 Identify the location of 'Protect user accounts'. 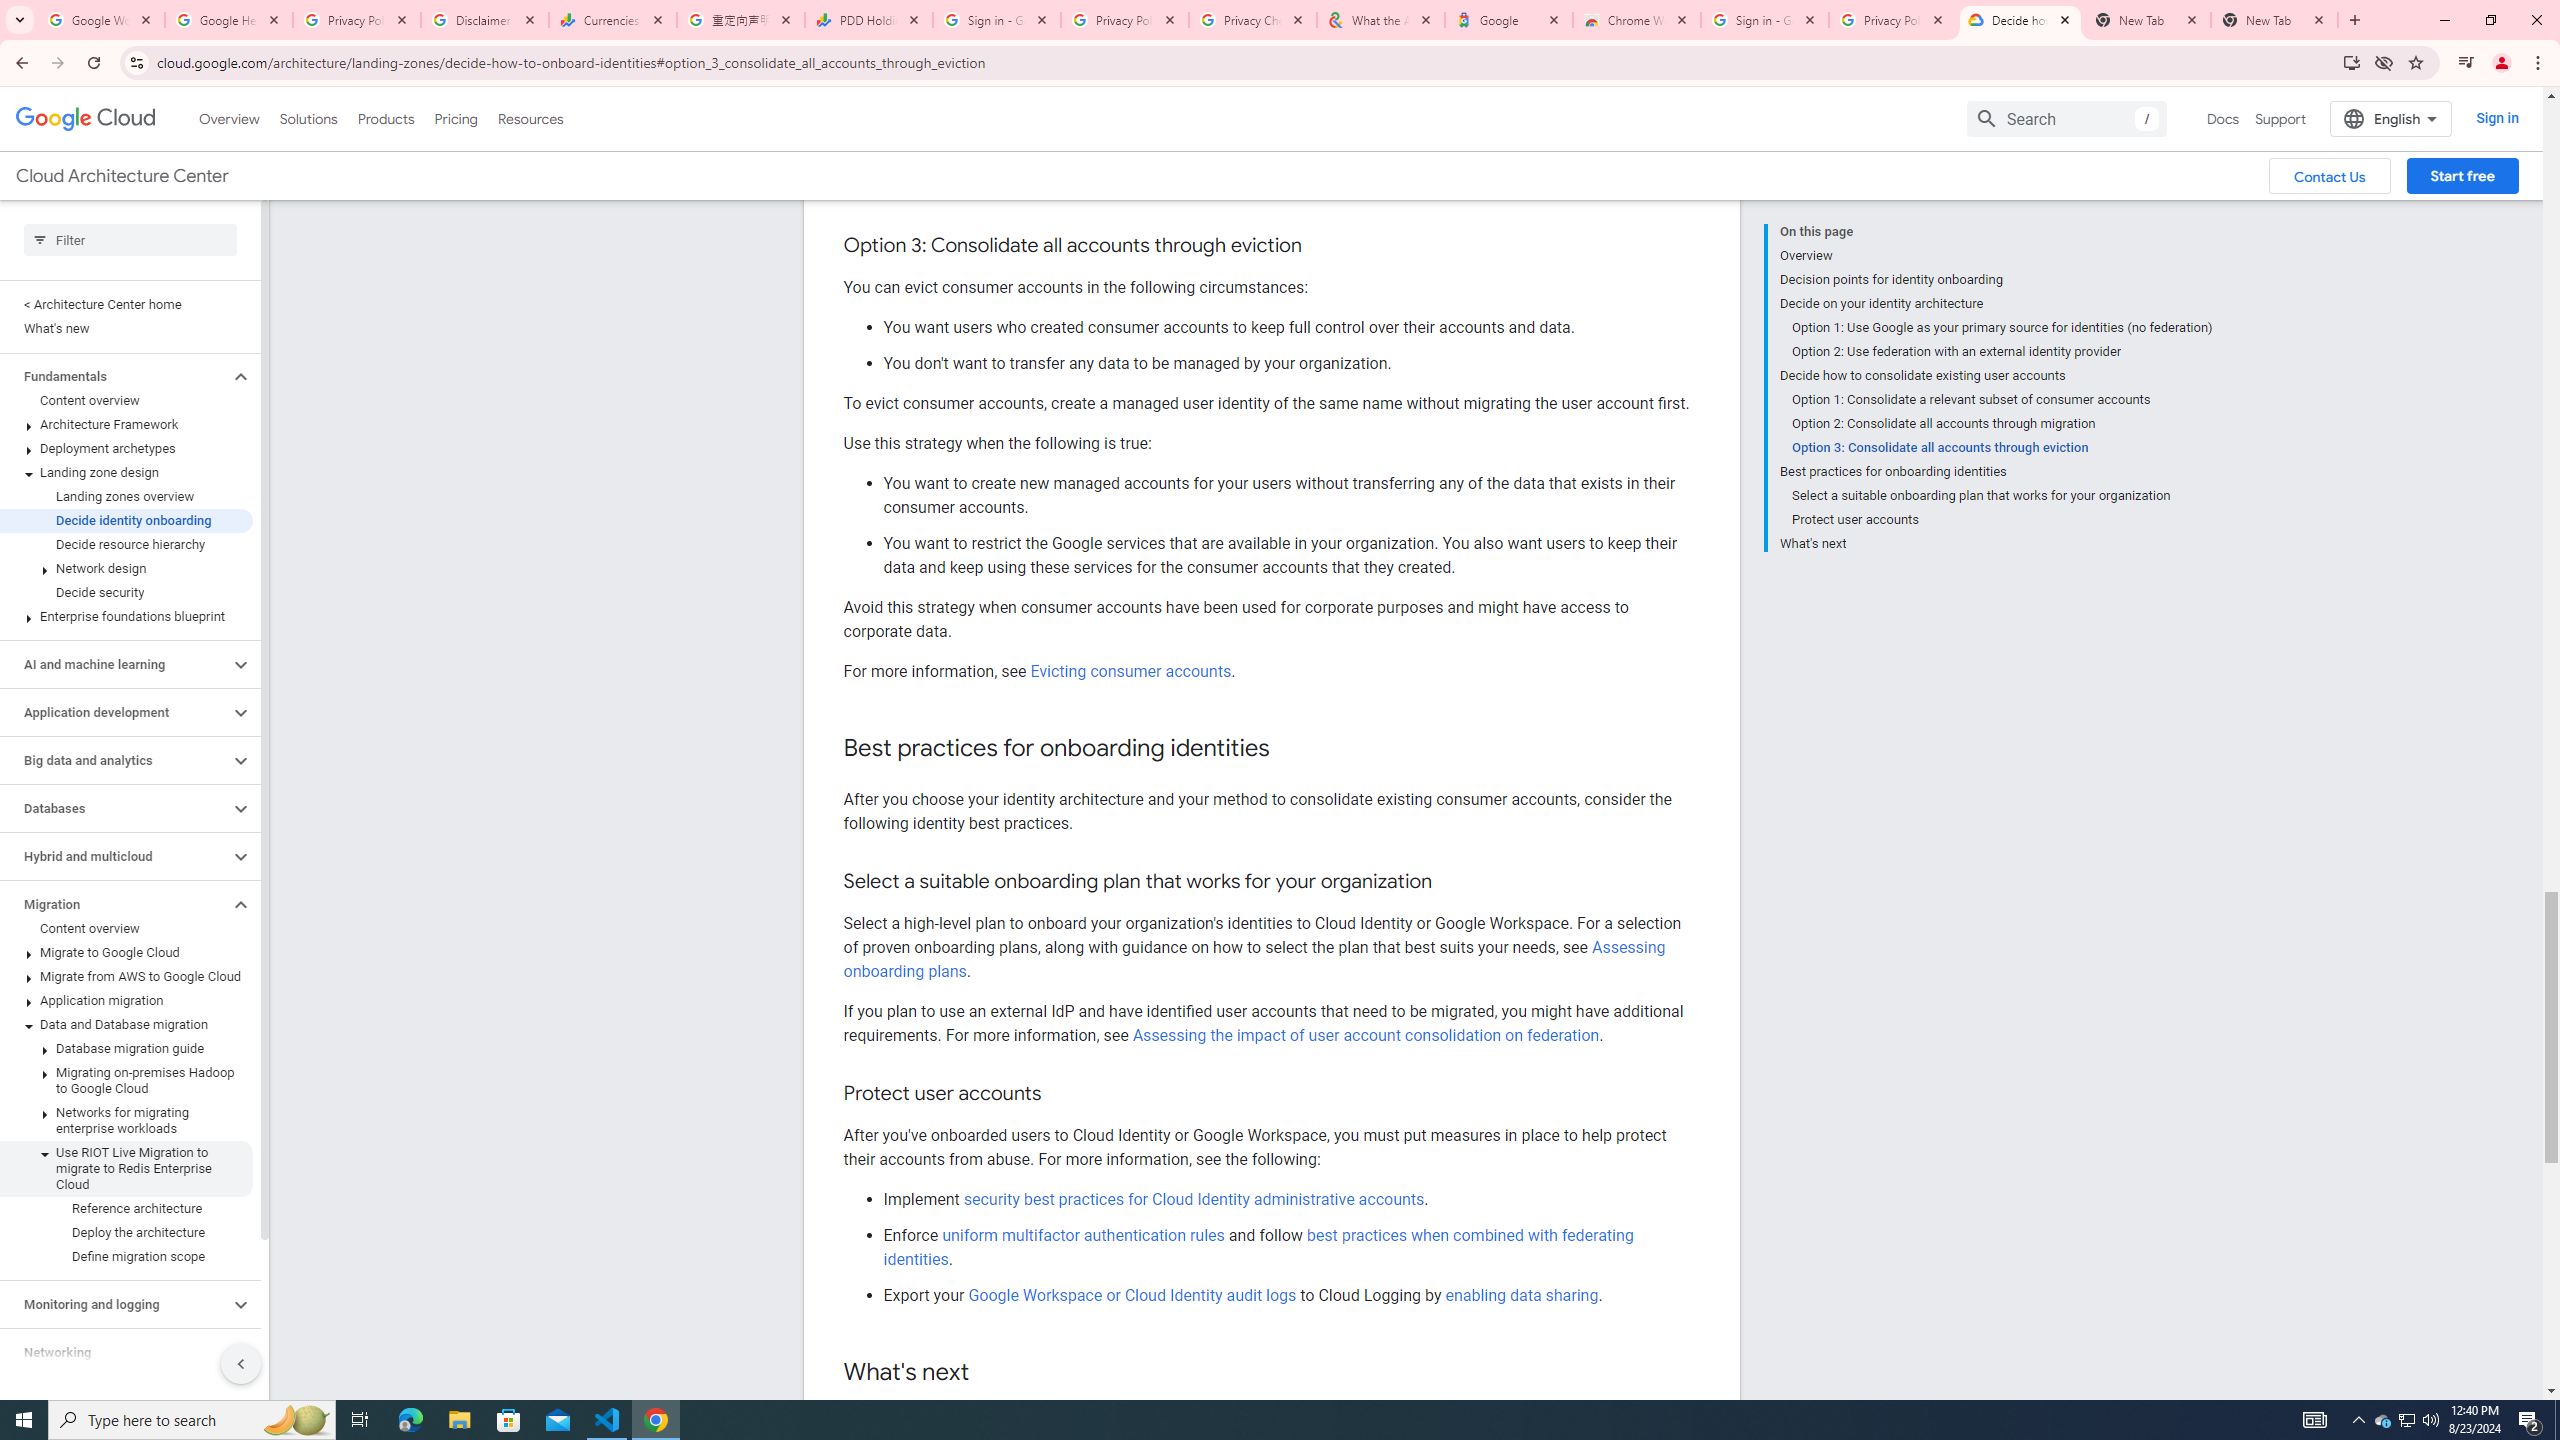
(2001, 518).